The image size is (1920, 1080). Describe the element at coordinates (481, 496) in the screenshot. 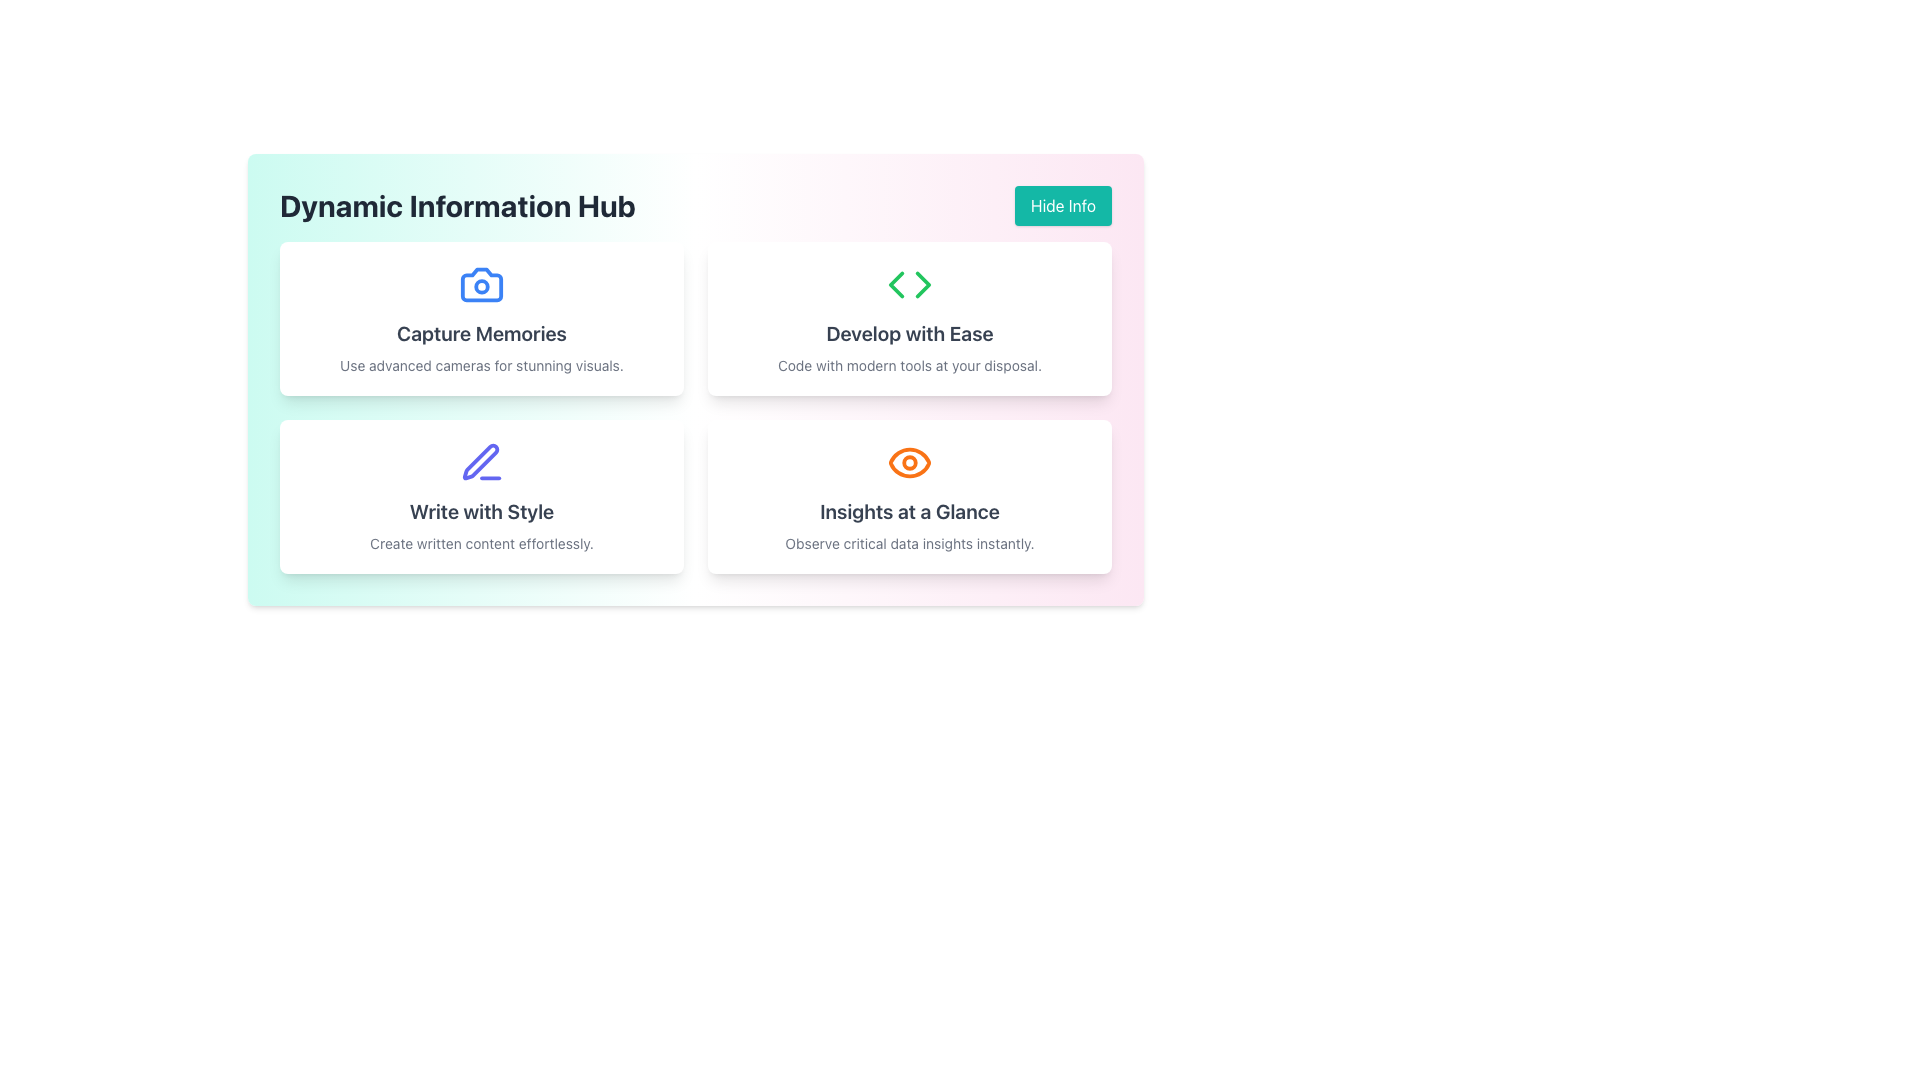

I see `the rectangular card with a white background and a pen icon at the top, labeled 'Write with Style'` at that location.